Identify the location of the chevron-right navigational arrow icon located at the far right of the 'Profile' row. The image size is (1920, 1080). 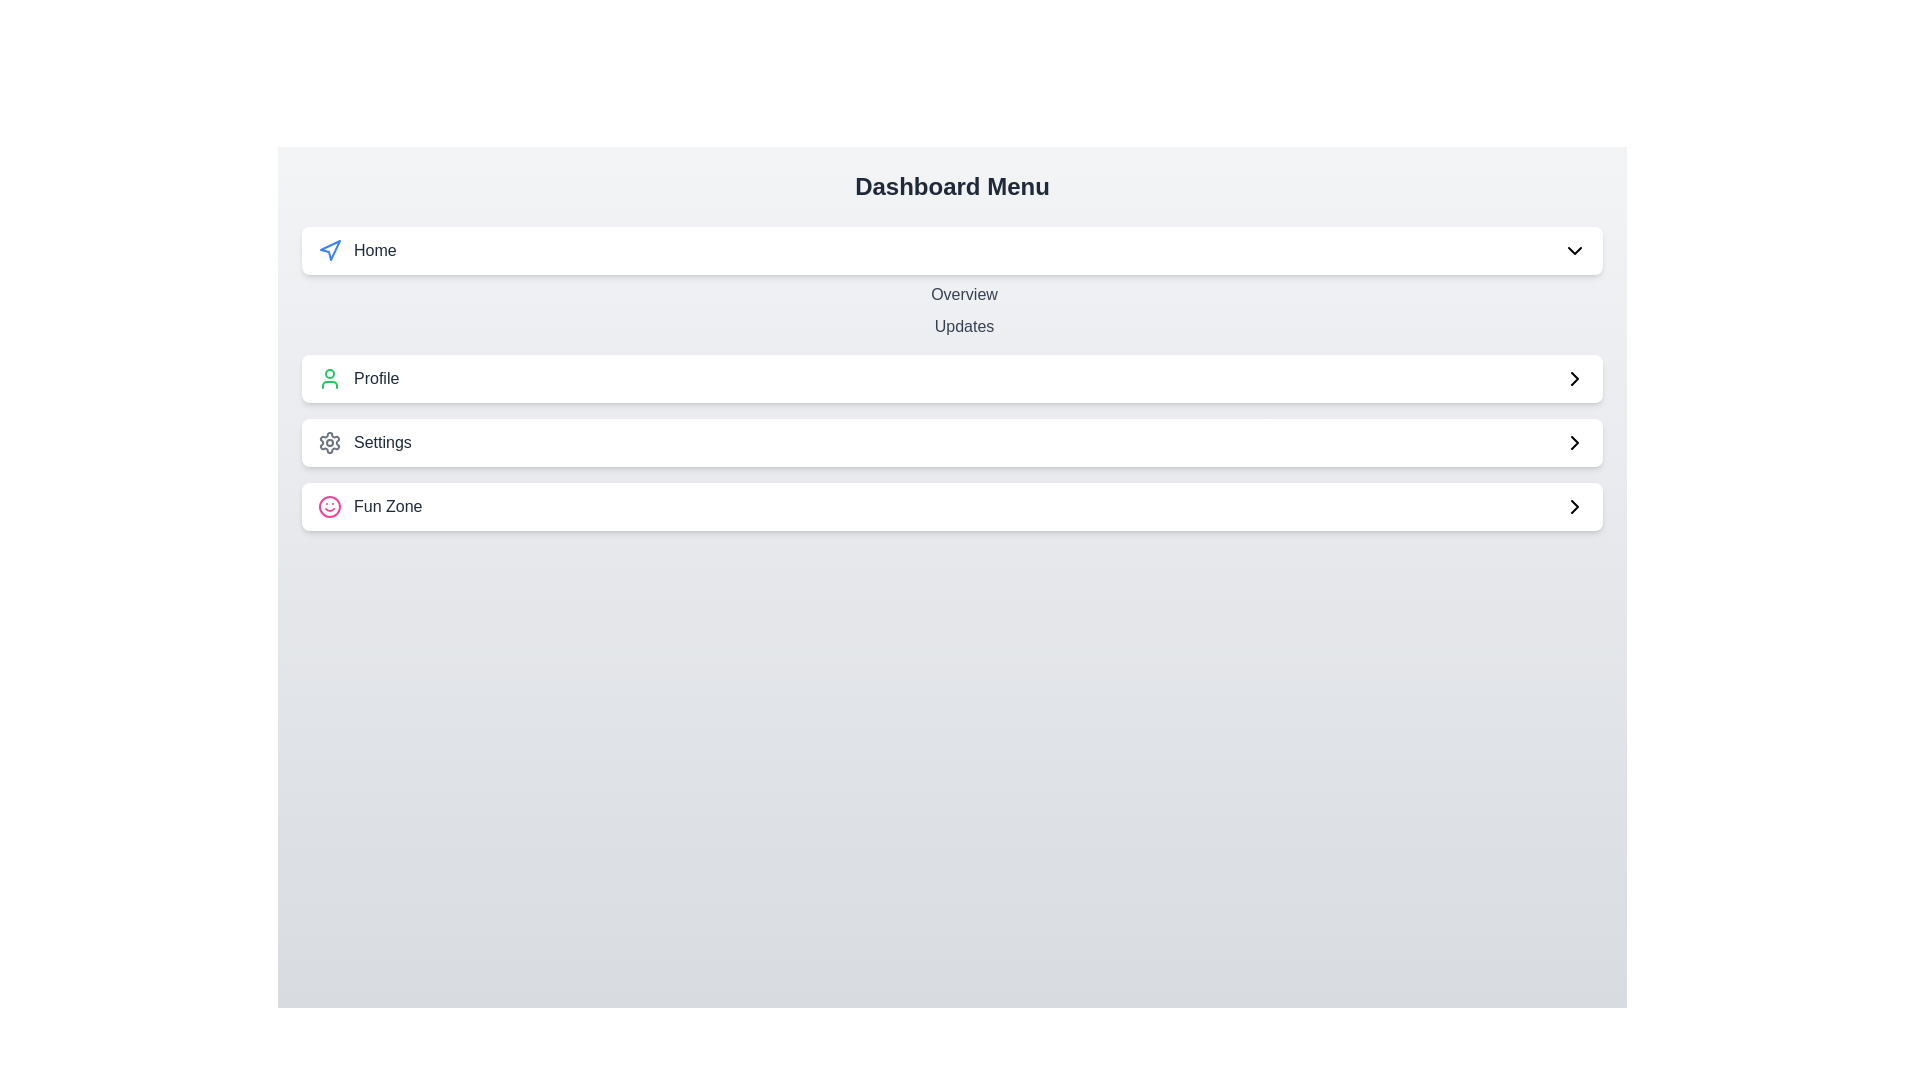
(1573, 378).